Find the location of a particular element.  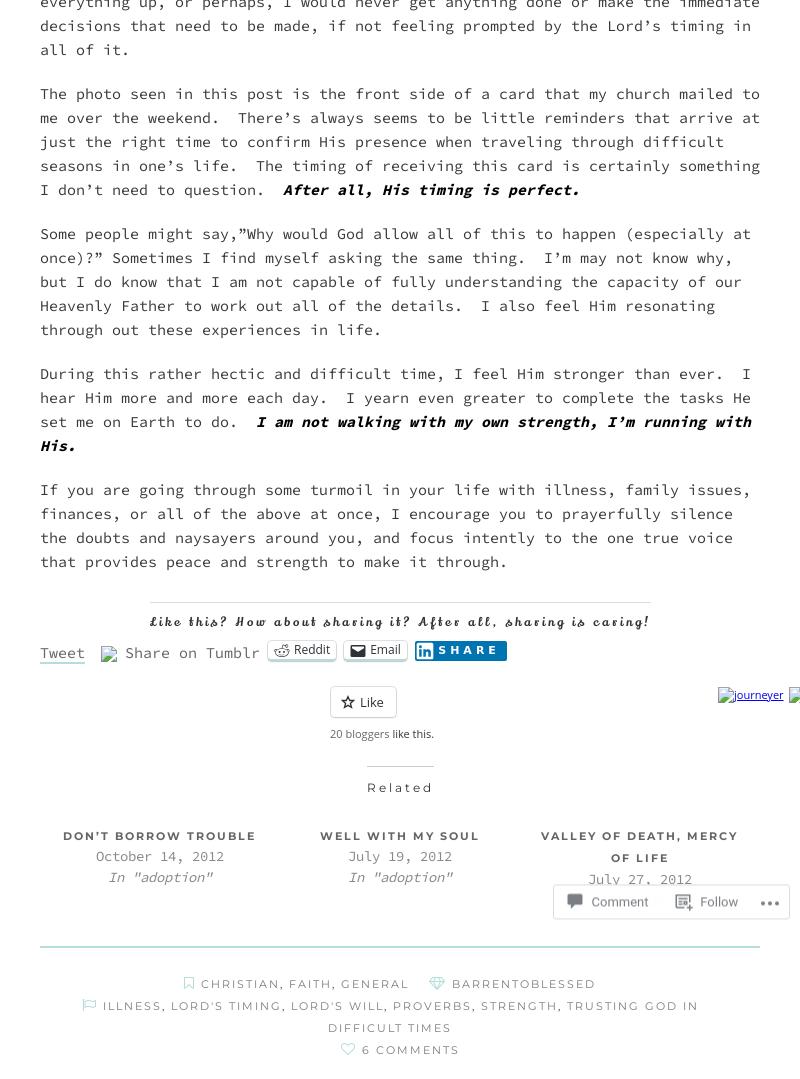

'faith' is located at coordinates (289, 983).